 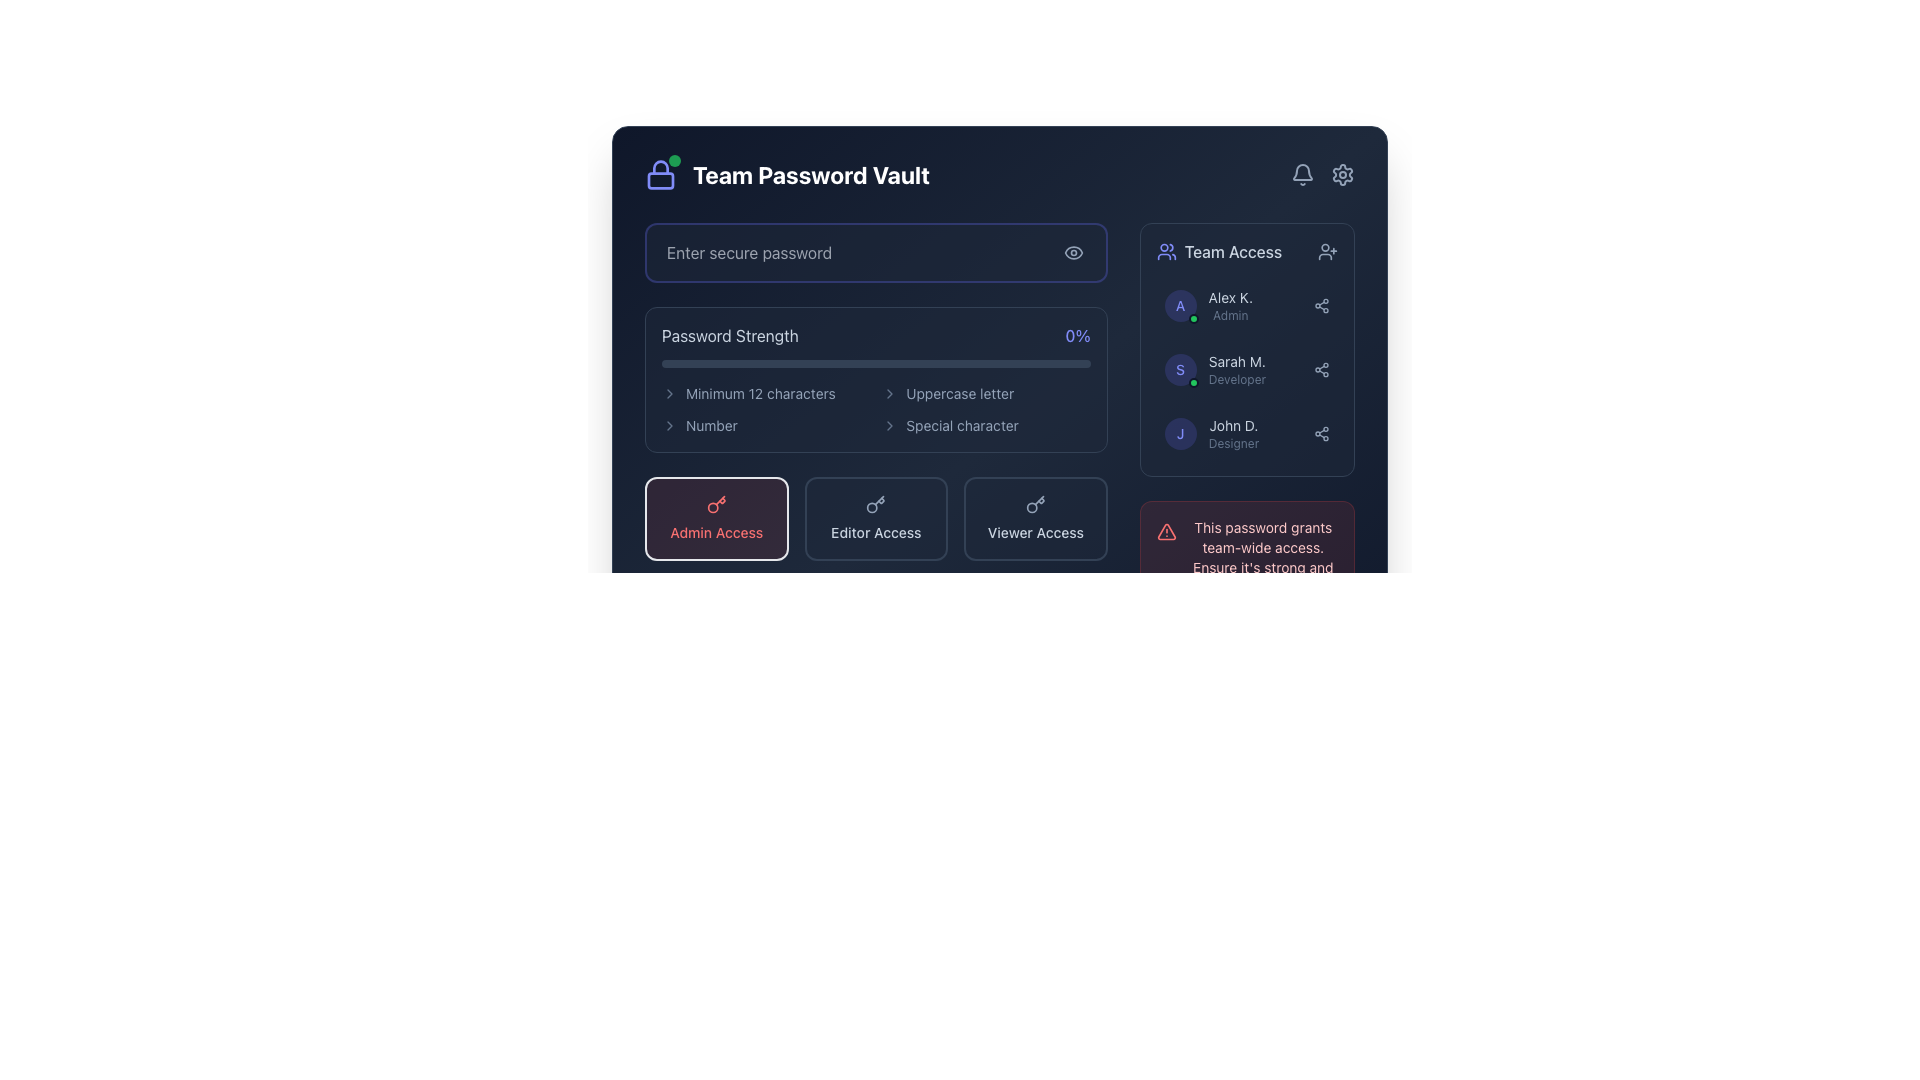 What do you see at coordinates (1072, 252) in the screenshot?
I see `the top component of the eye-shaped SVG icon that serves as a visibility toggle for the password entry, located at the end of the 'Enter secure password' input field` at bounding box center [1072, 252].